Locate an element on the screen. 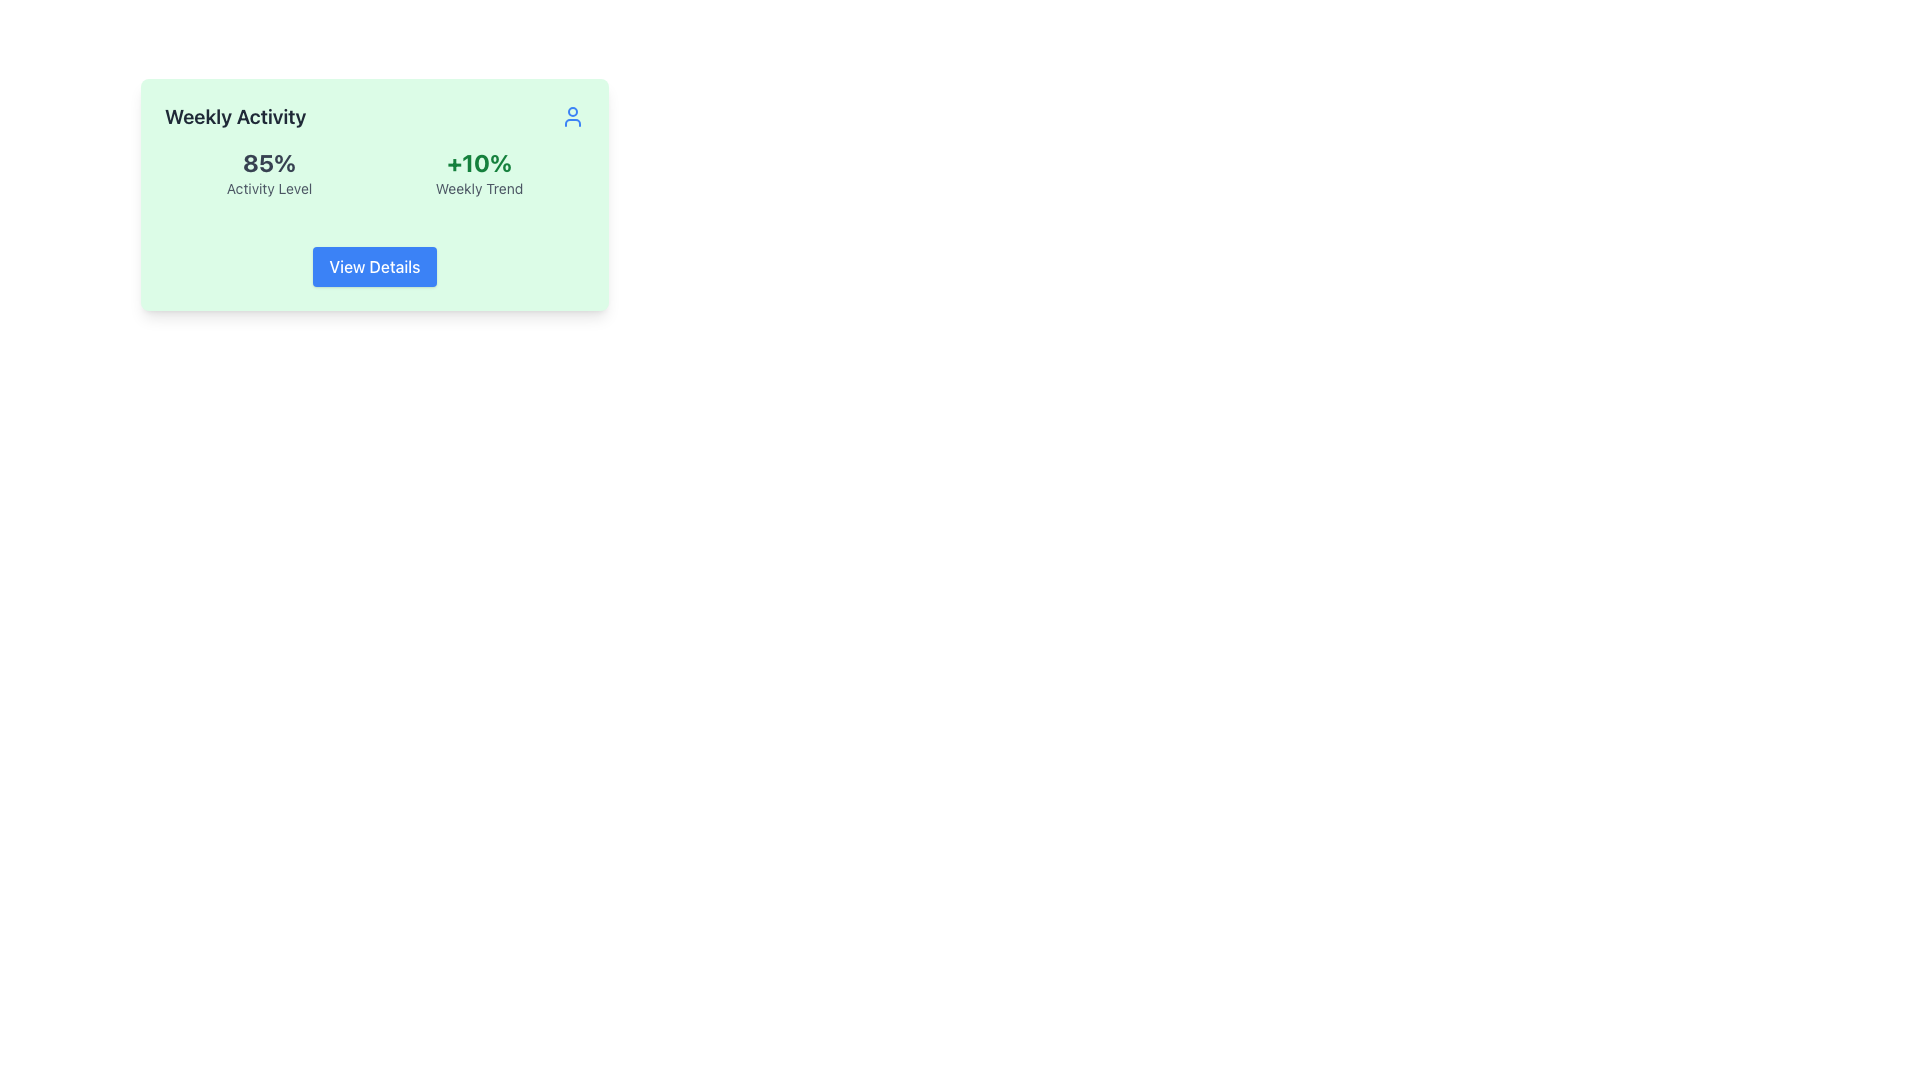  the interactive button located at the bottom-center of a card-like component with a green background is located at coordinates (374, 265).